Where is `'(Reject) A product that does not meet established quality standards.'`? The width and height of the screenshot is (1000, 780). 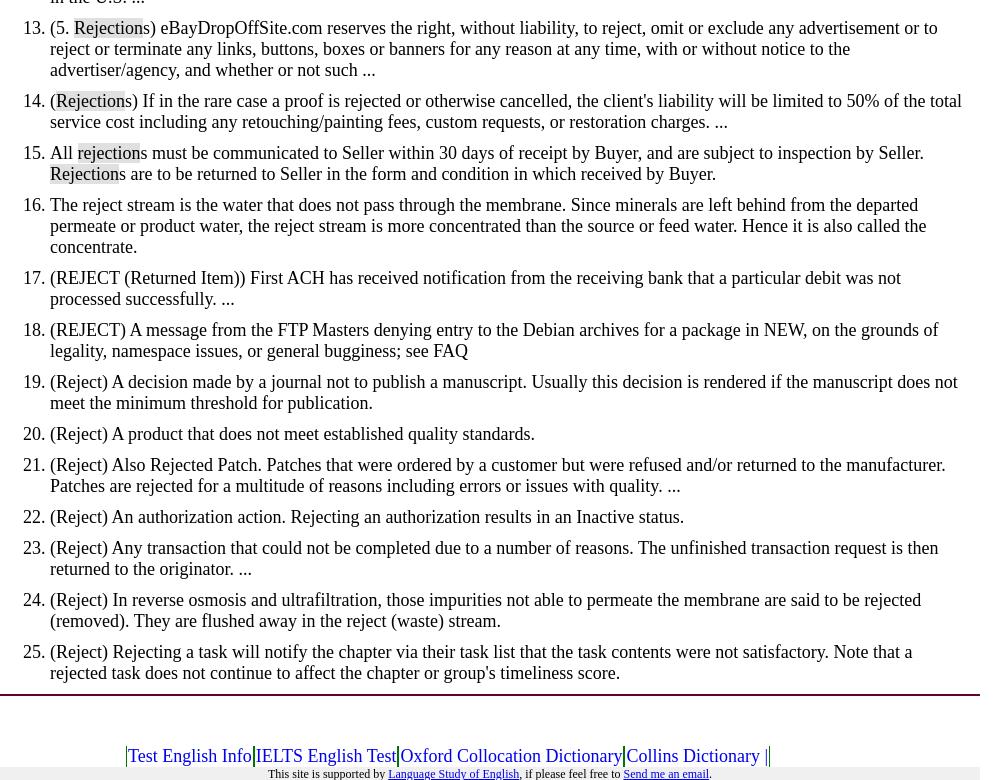
'(Reject) A product that does not meet established quality standards.' is located at coordinates (292, 433).